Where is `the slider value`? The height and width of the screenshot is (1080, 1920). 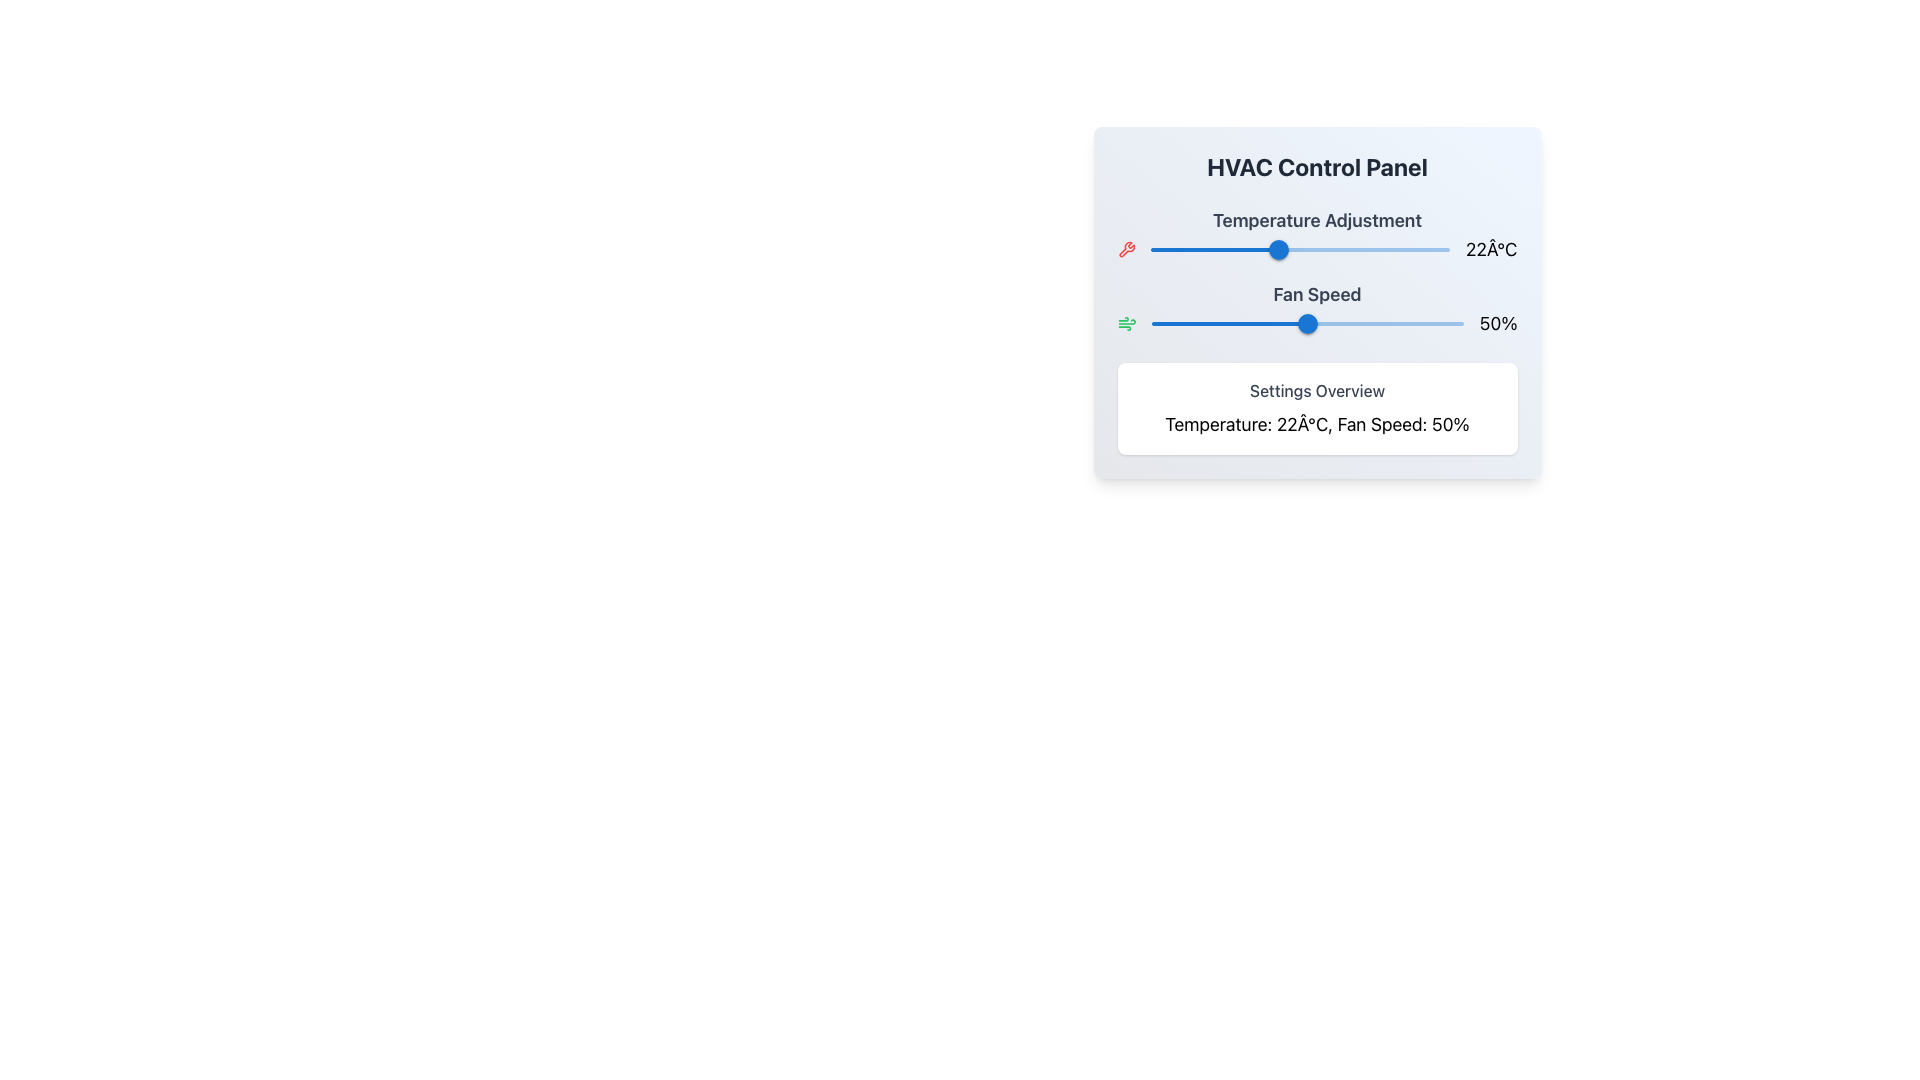
the slider value is located at coordinates (1161, 323).